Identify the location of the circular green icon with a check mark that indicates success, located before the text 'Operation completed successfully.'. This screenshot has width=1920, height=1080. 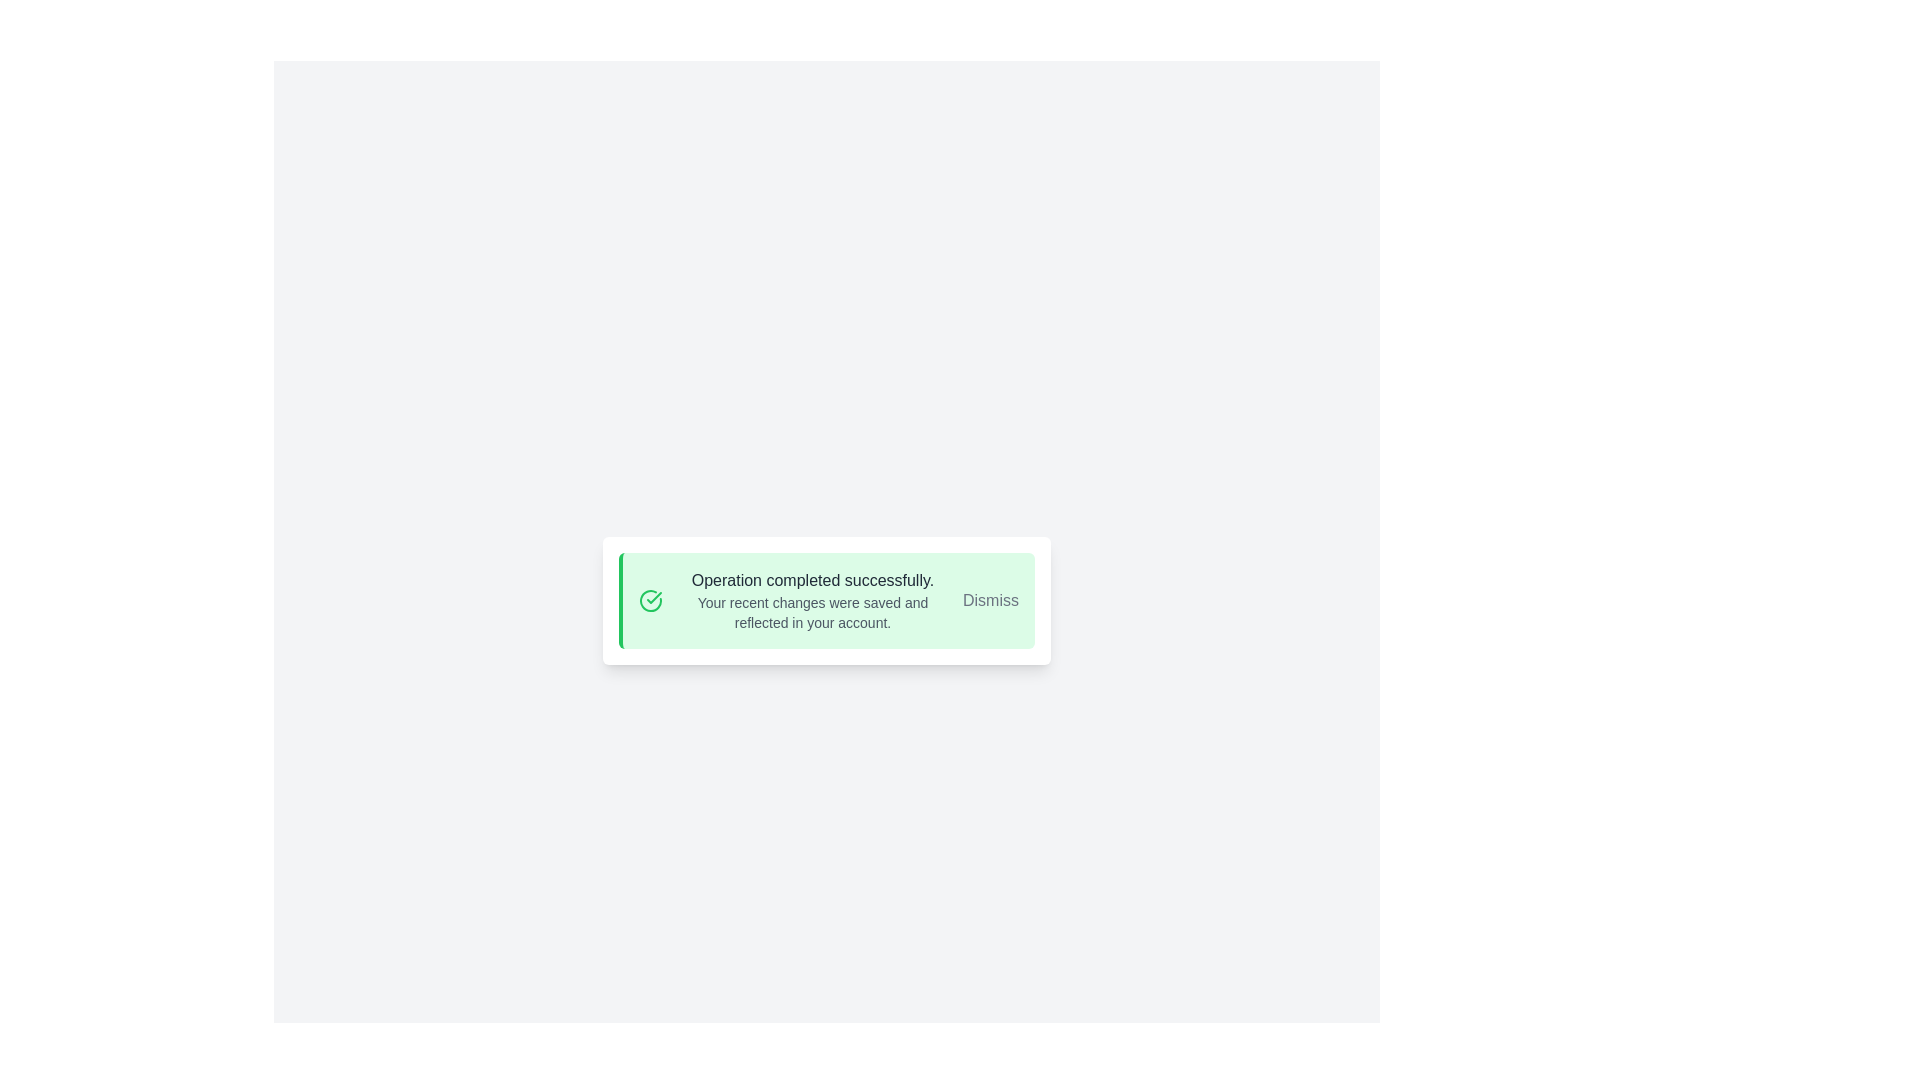
(651, 599).